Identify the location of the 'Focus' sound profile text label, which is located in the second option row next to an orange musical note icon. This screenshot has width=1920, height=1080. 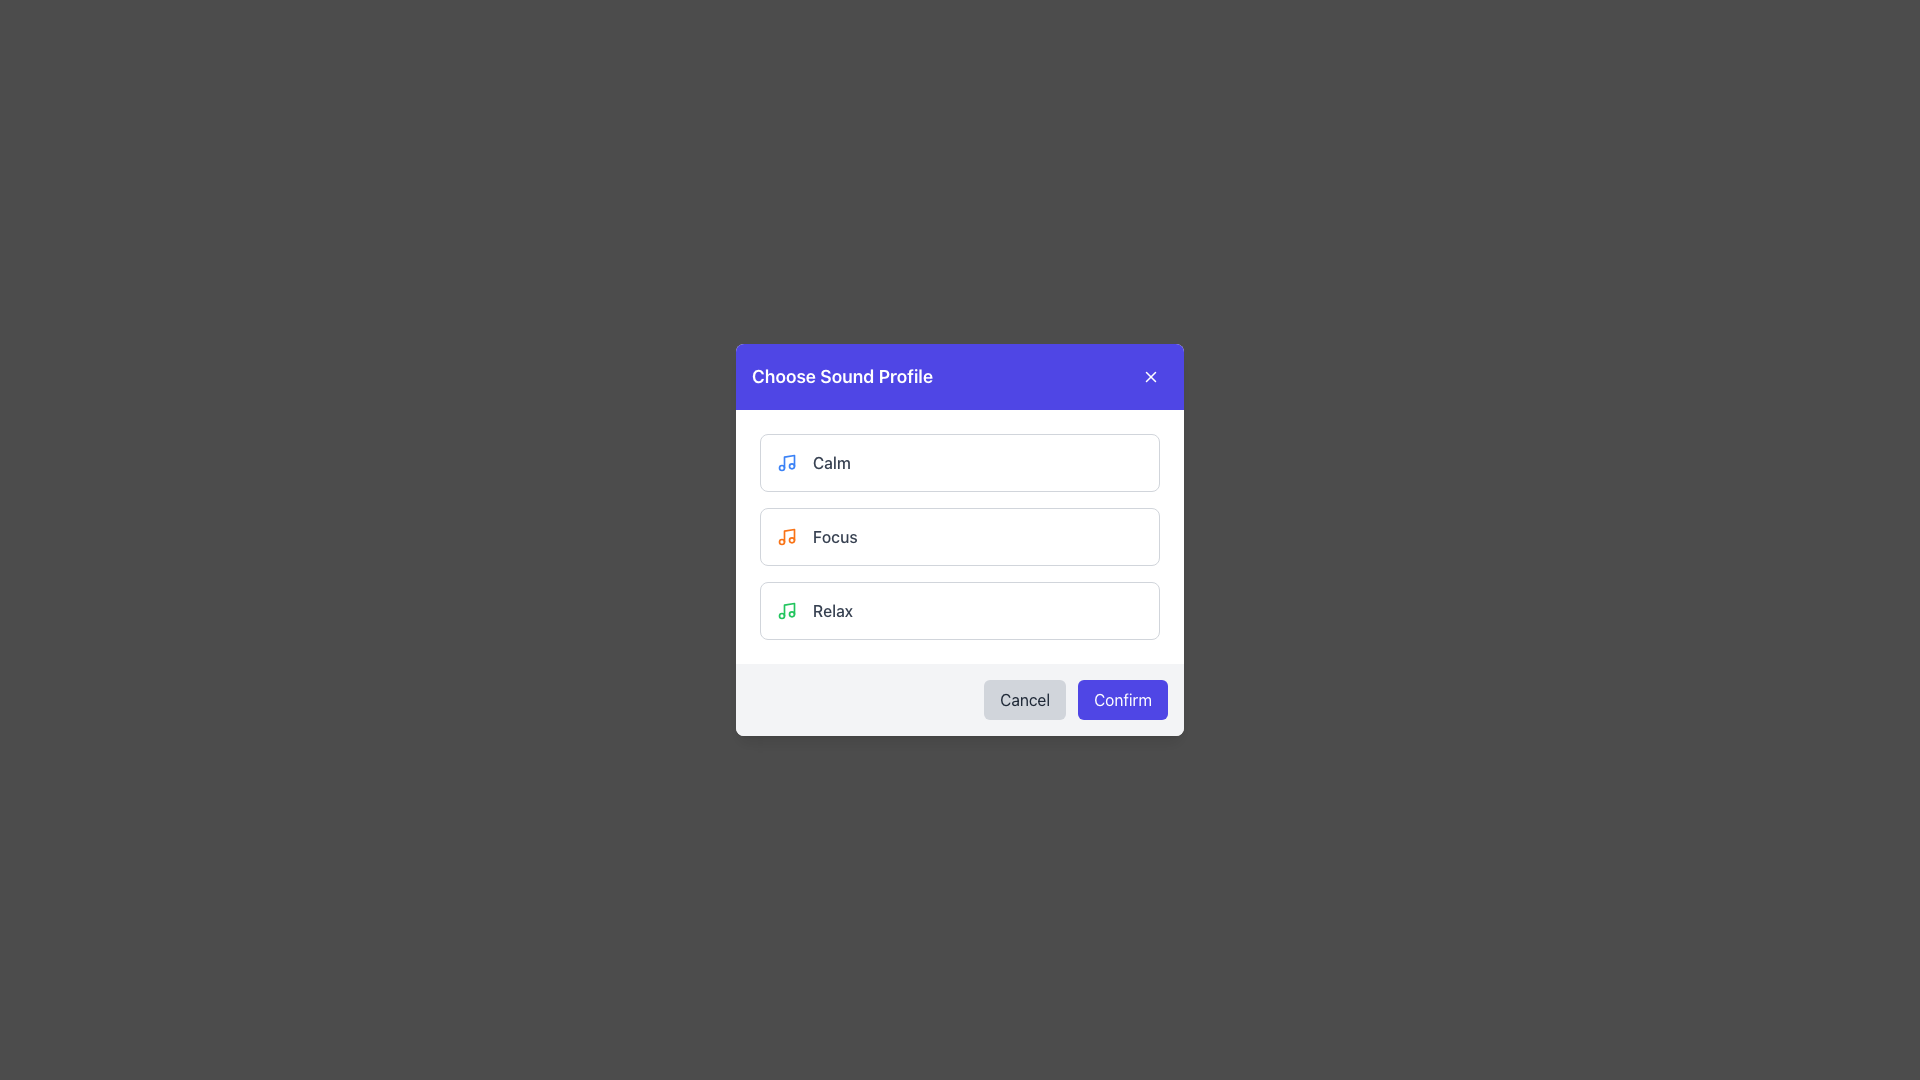
(835, 535).